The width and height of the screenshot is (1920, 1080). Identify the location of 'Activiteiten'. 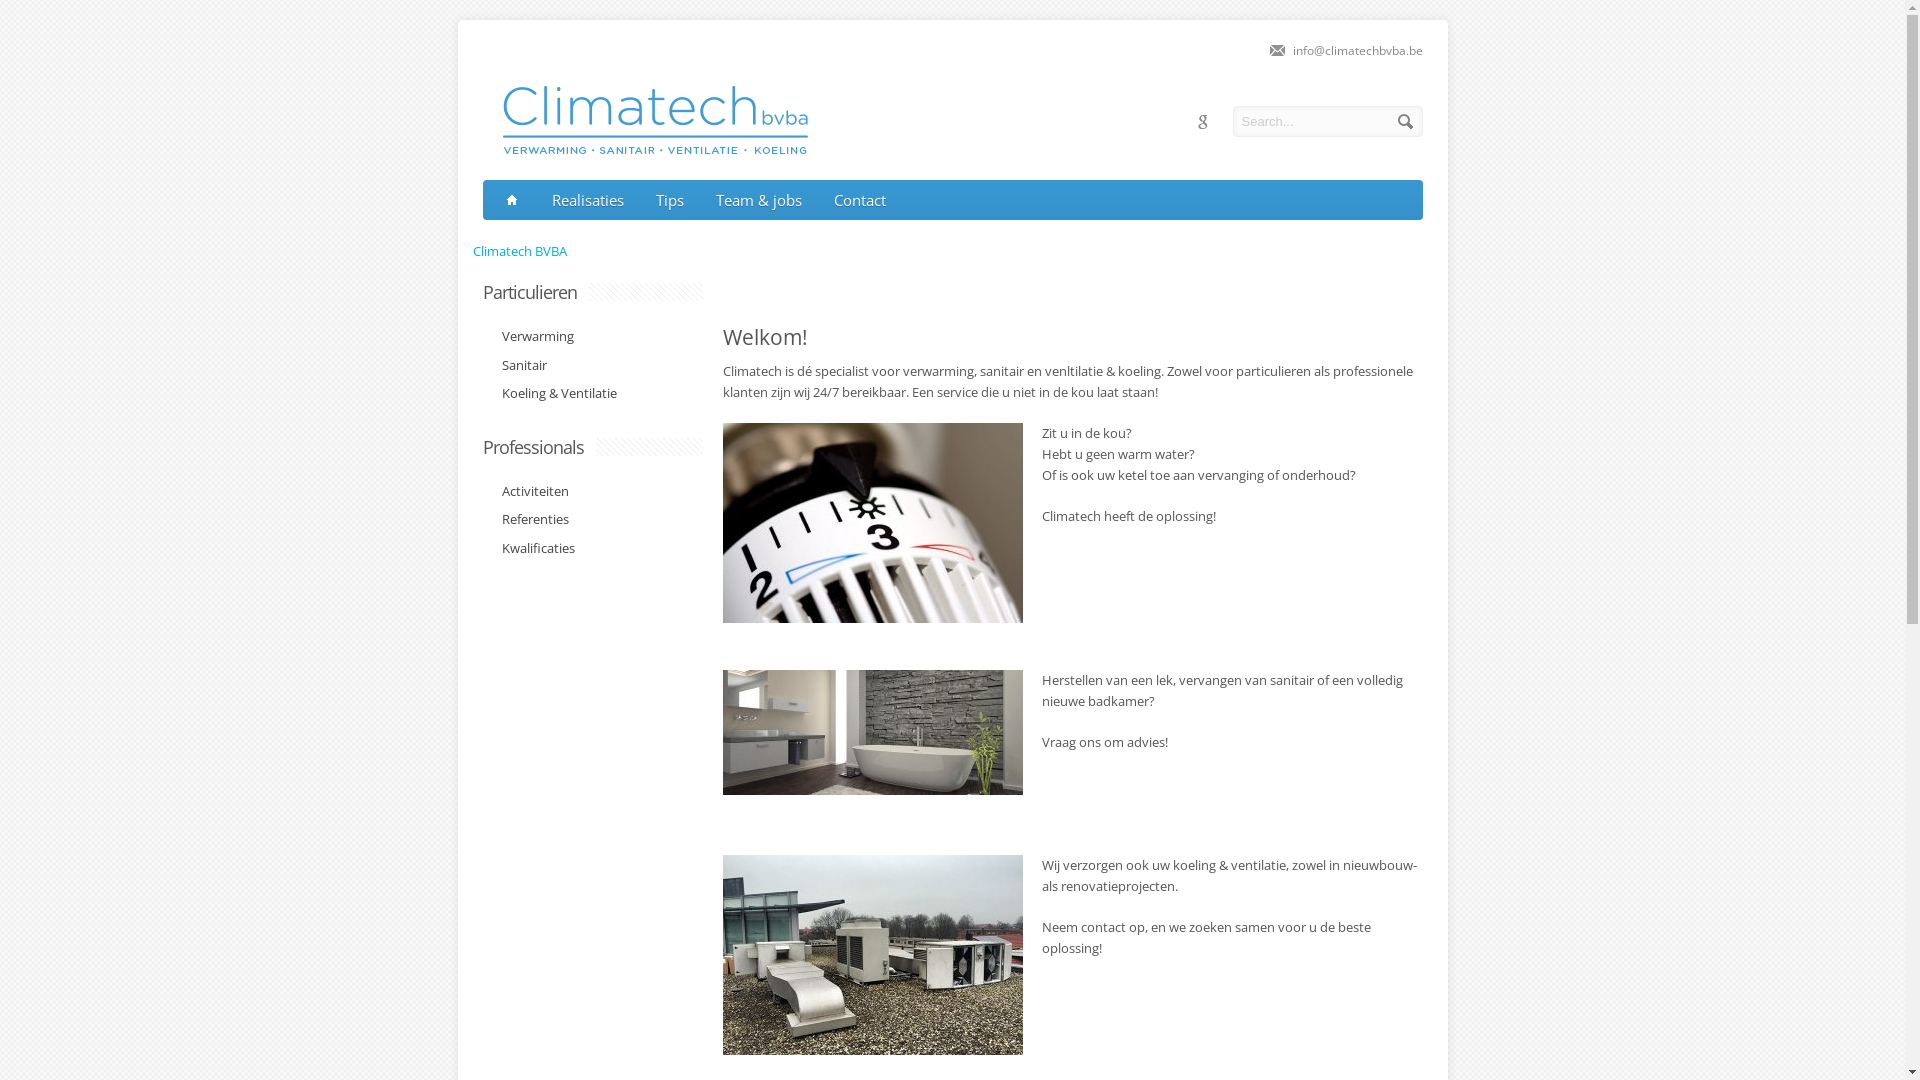
(529, 492).